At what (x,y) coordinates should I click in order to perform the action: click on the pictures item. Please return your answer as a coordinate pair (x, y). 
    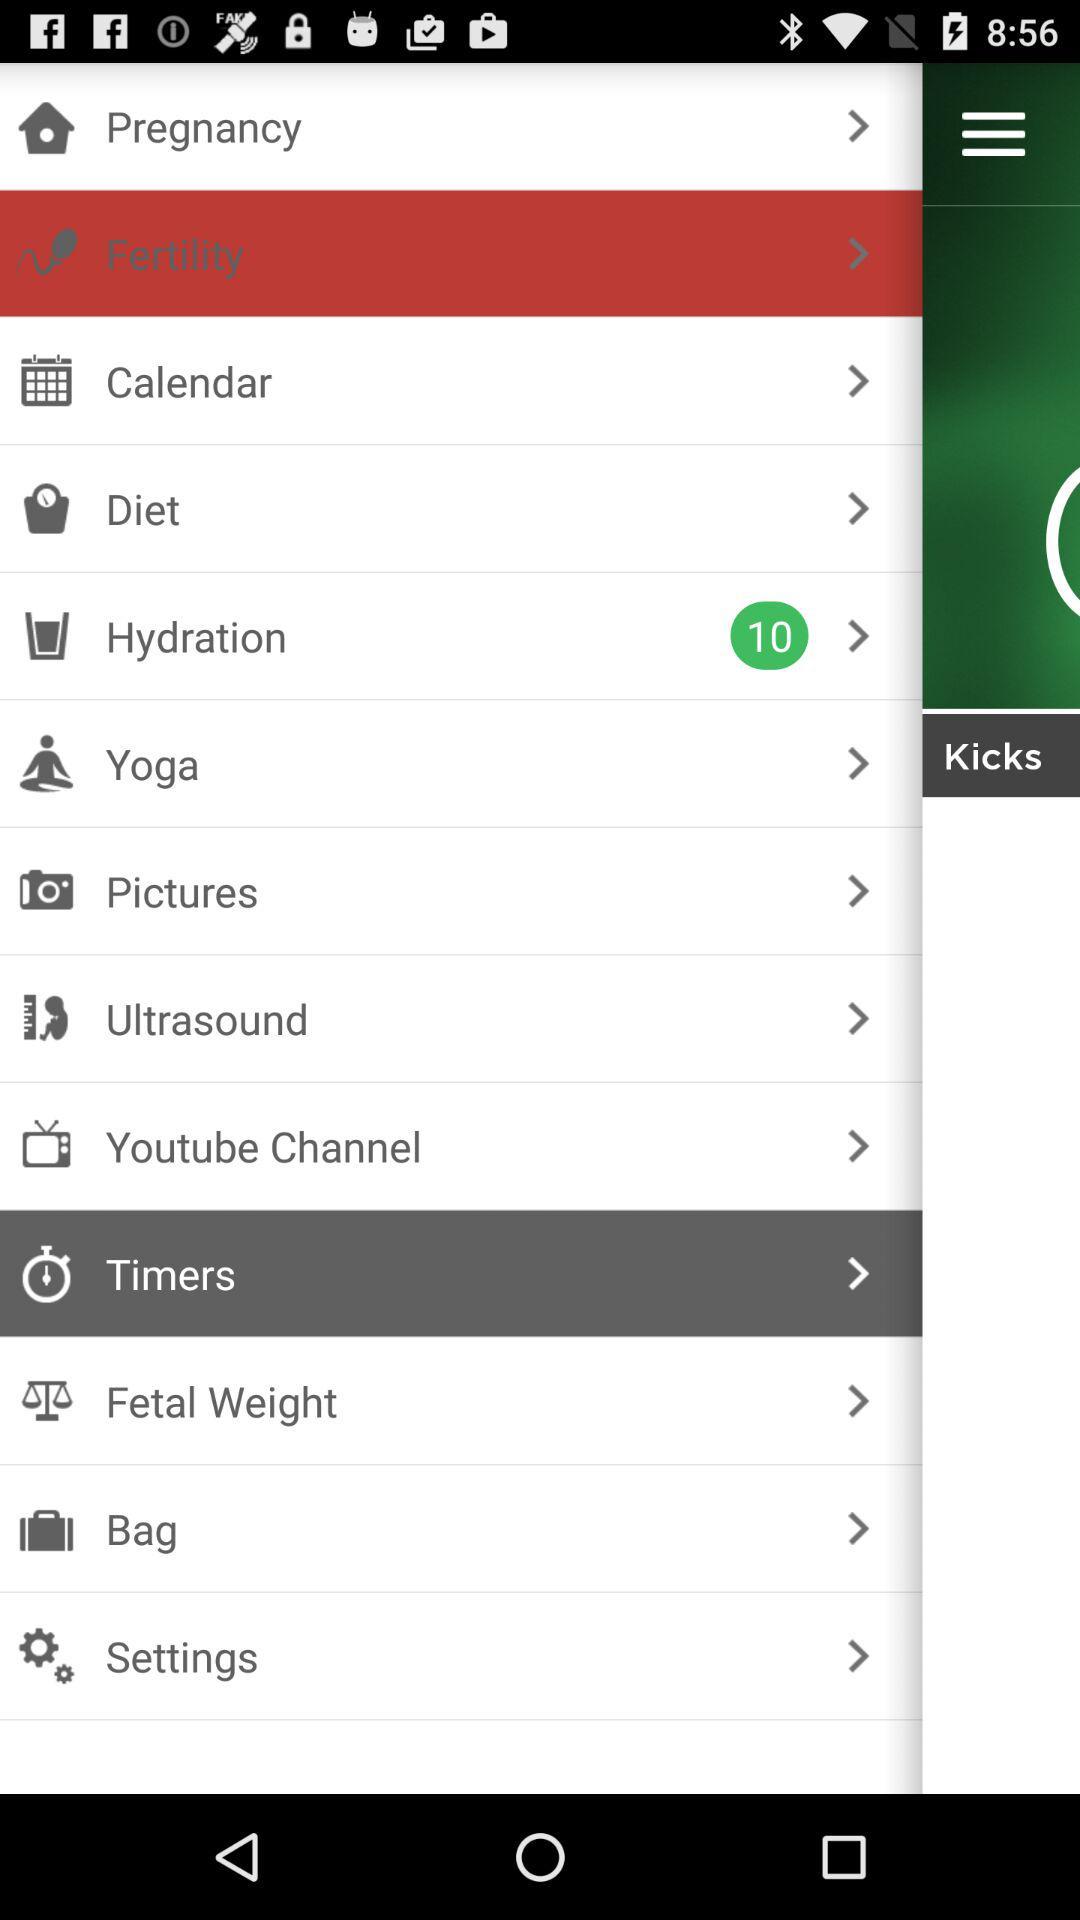
    Looking at the image, I should click on (457, 890).